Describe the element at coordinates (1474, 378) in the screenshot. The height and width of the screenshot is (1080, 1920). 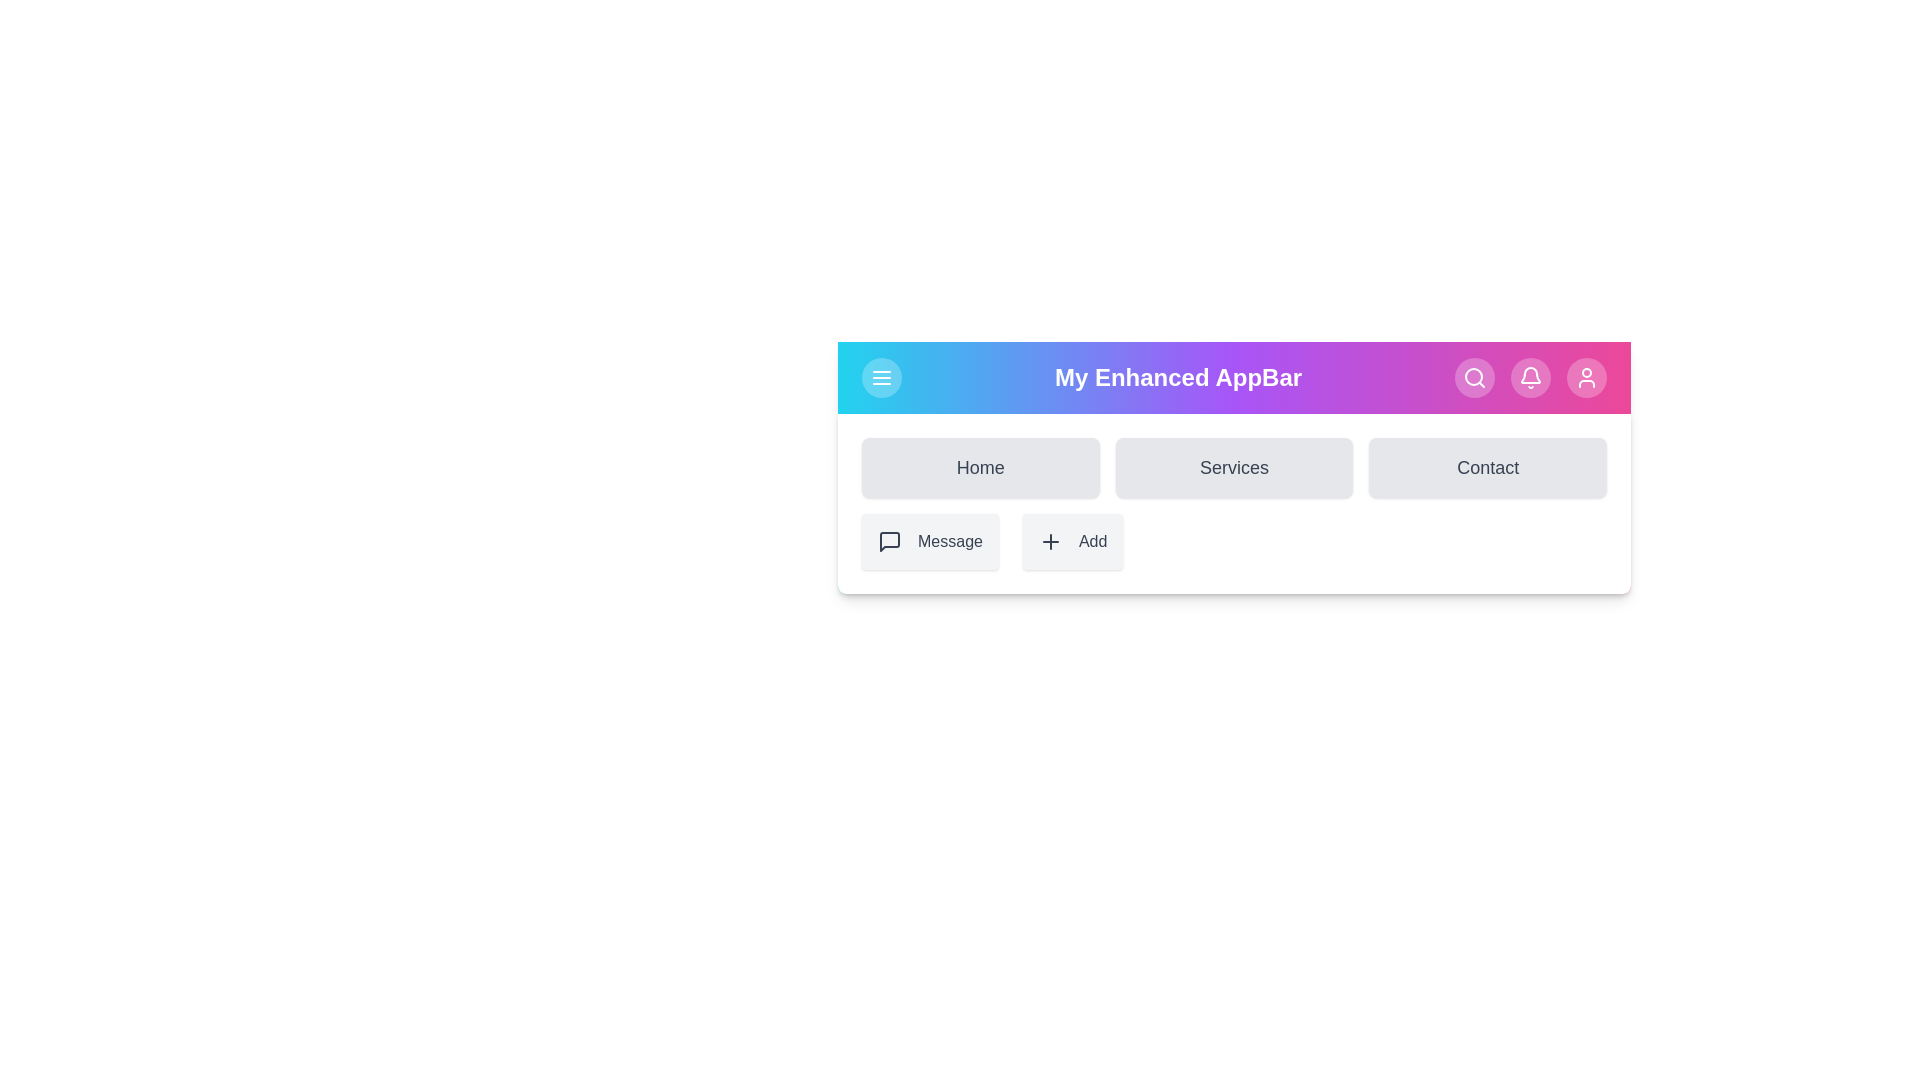
I see `the toolbar icon Search to perform its associated action` at that location.